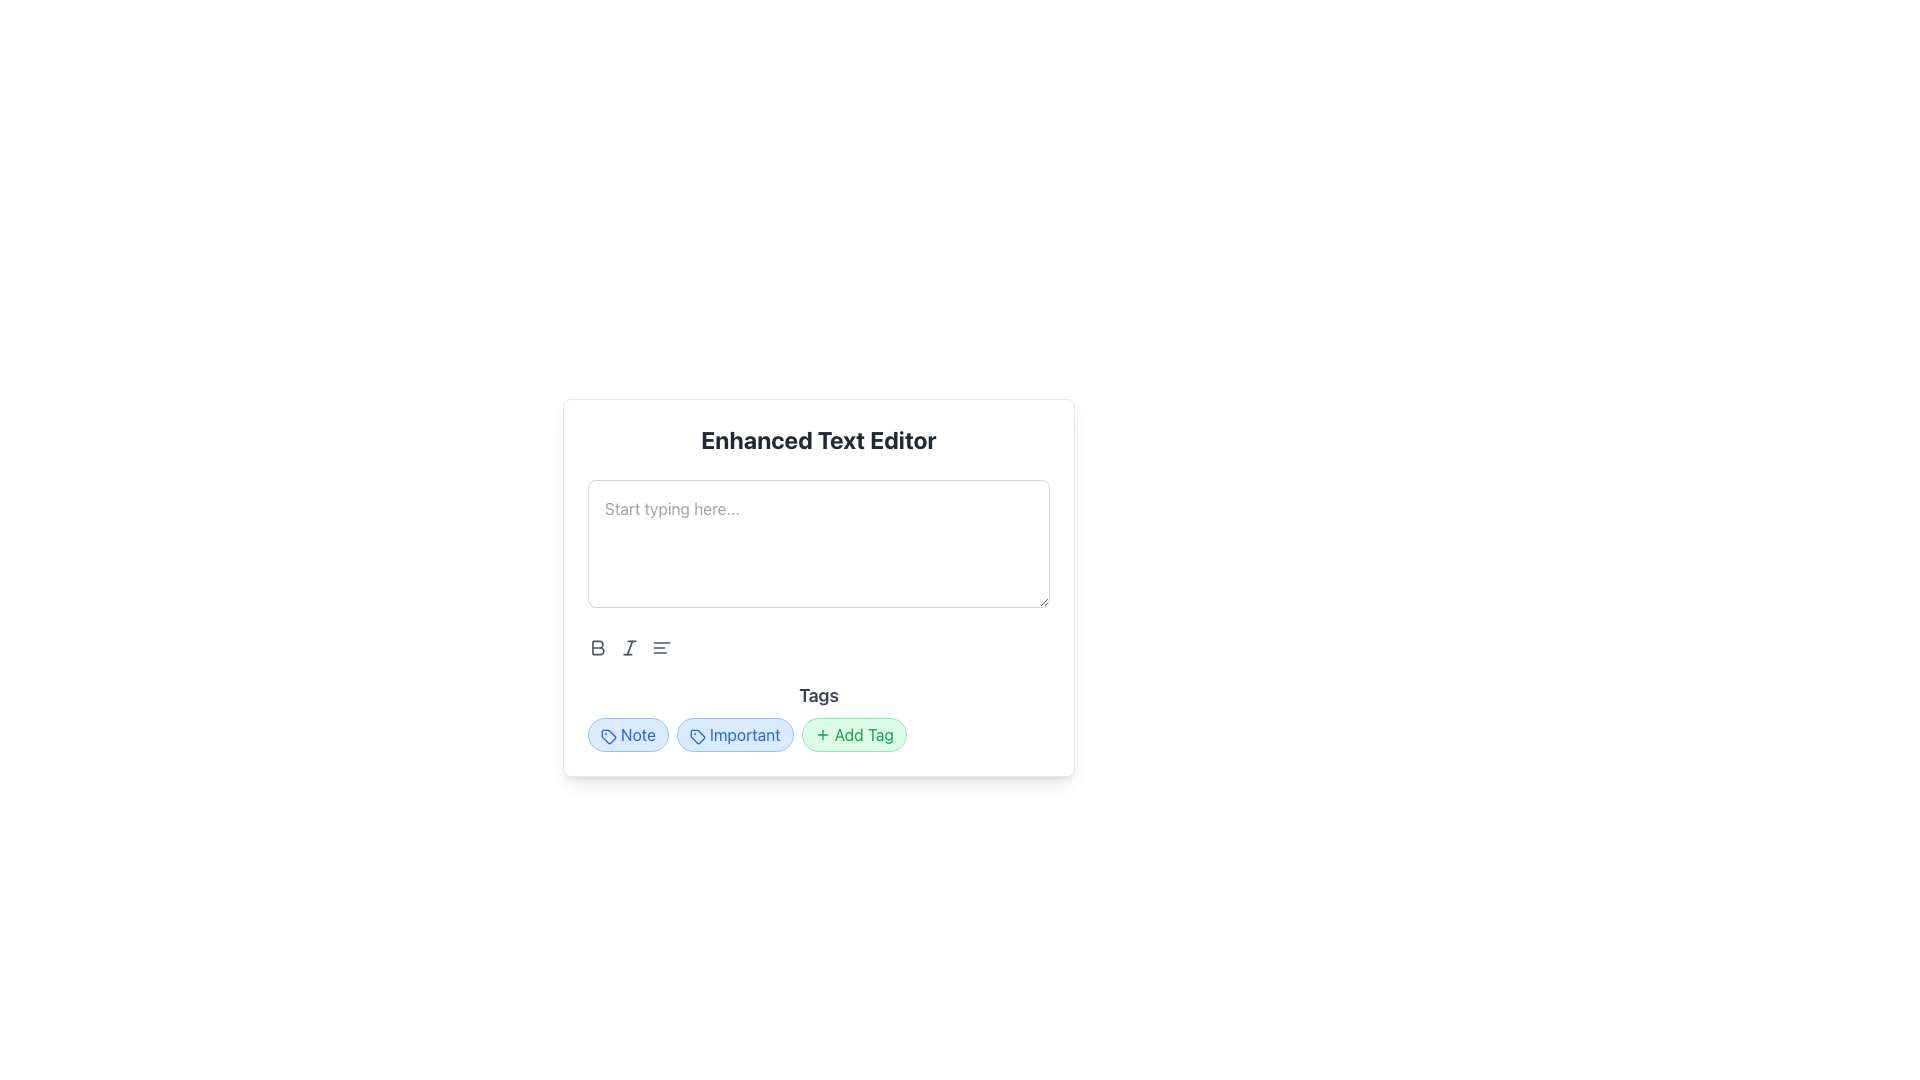  Describe the element at coordinates (854, 735) in the screenshot. I see `the third tag-like button under the 'Tags' label` at that location.